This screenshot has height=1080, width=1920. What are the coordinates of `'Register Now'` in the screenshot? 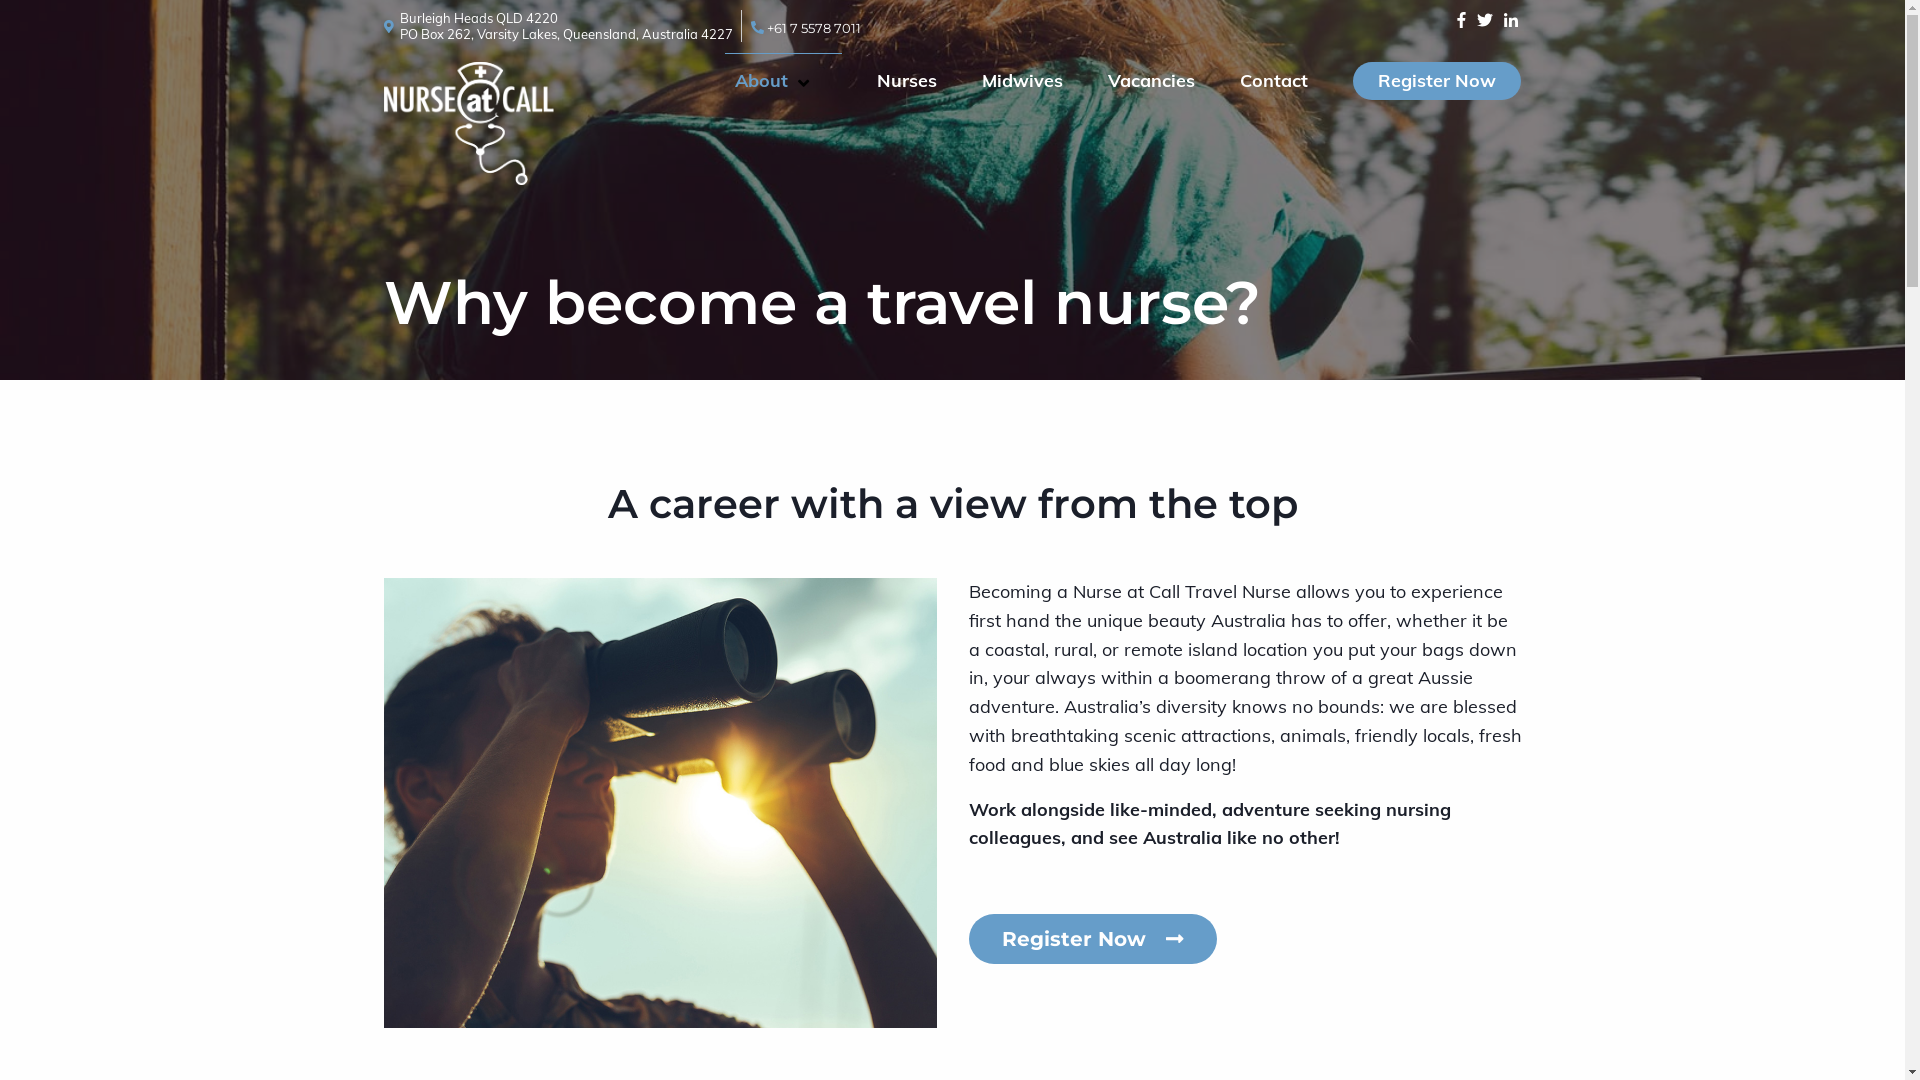 It's located at (1435, 80).